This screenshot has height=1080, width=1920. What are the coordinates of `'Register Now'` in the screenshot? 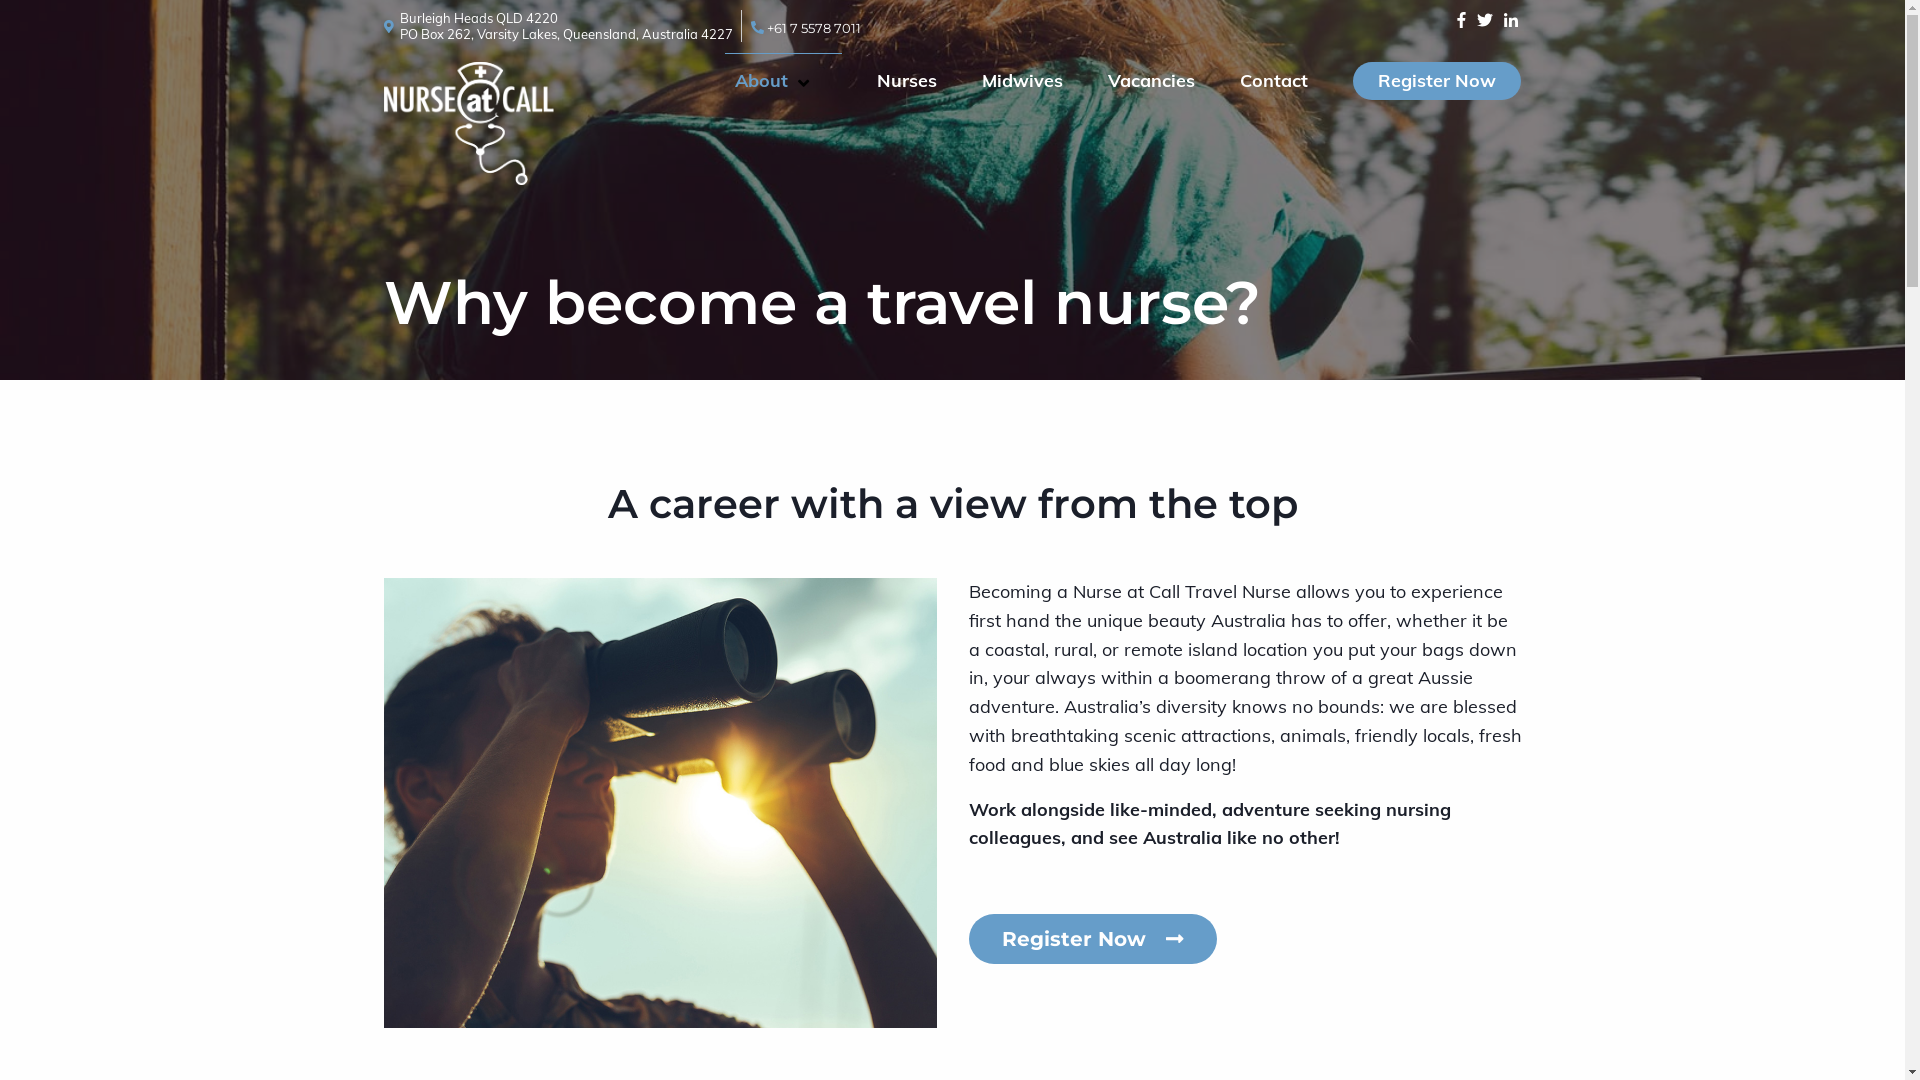 It's located at (1435, 80).